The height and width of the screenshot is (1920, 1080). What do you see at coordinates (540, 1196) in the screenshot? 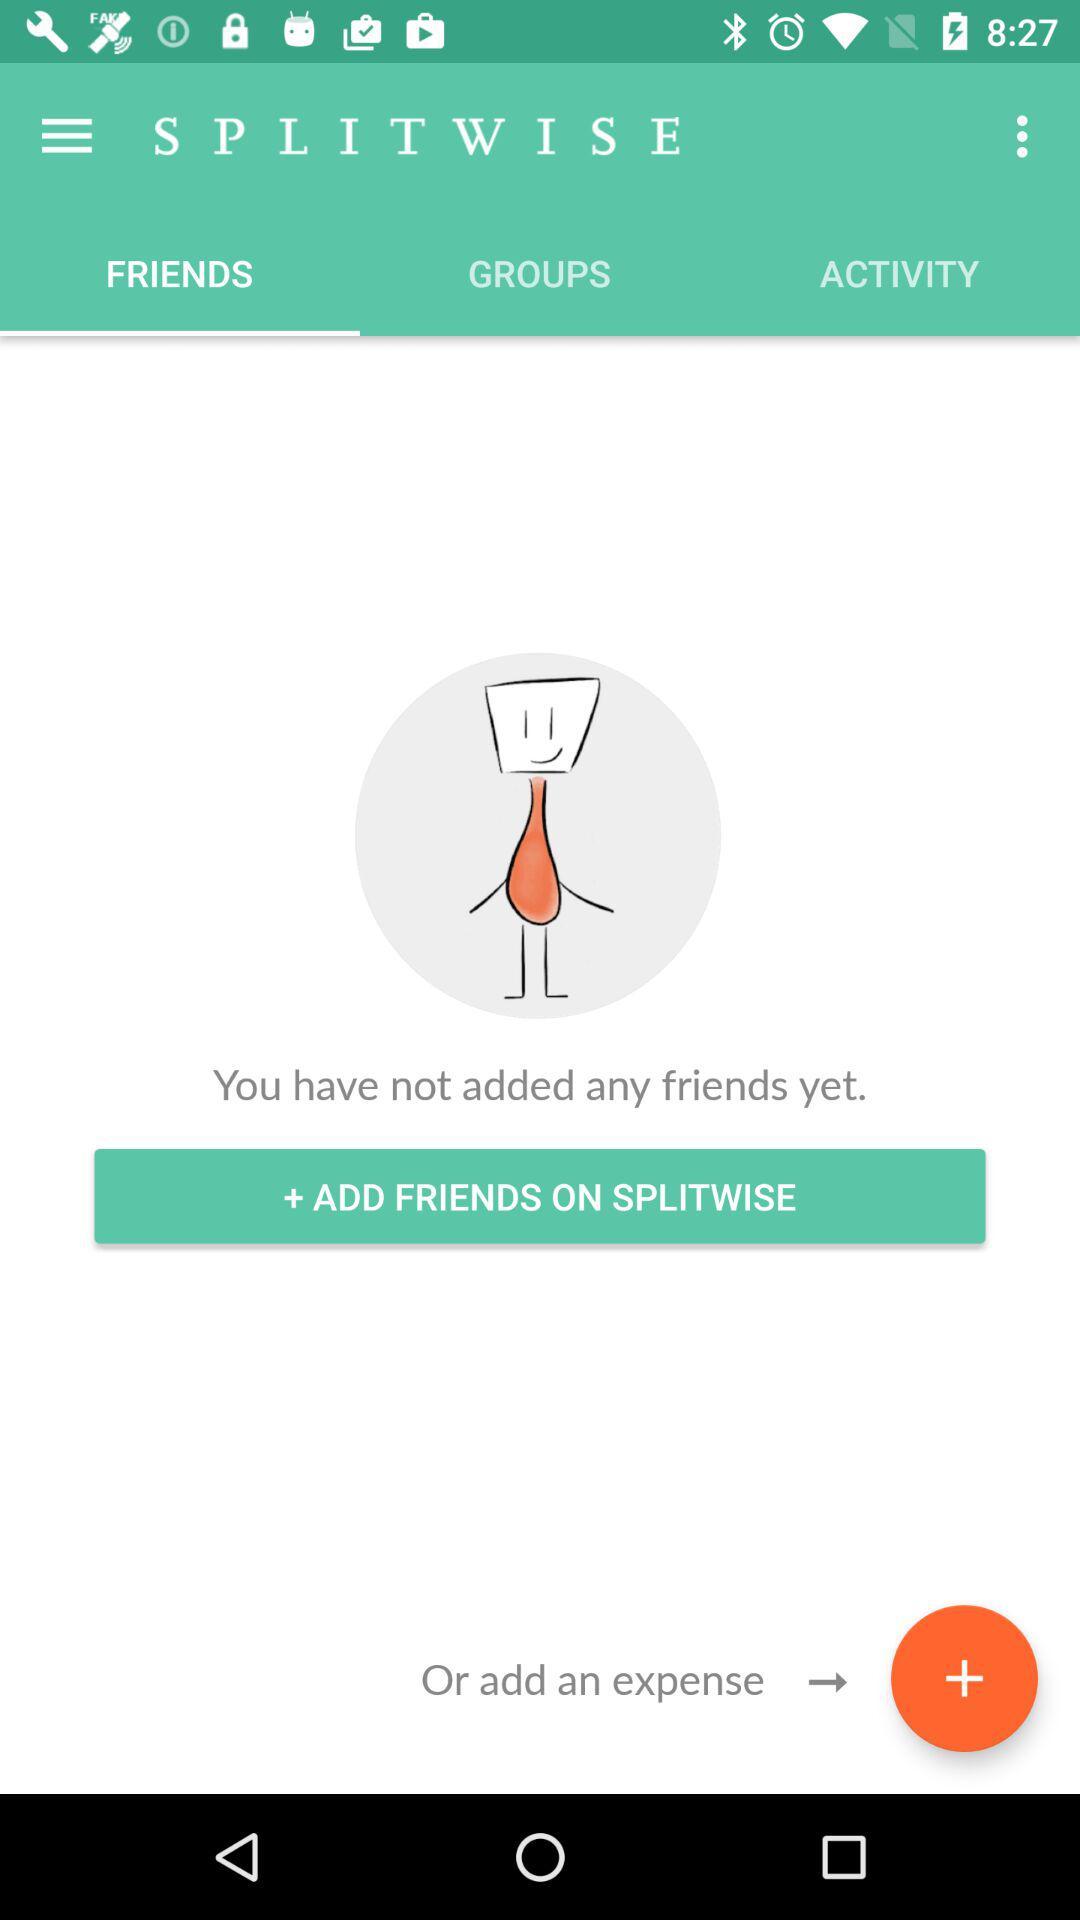
I see `add friends on item` at bounding box center [540, 1196].